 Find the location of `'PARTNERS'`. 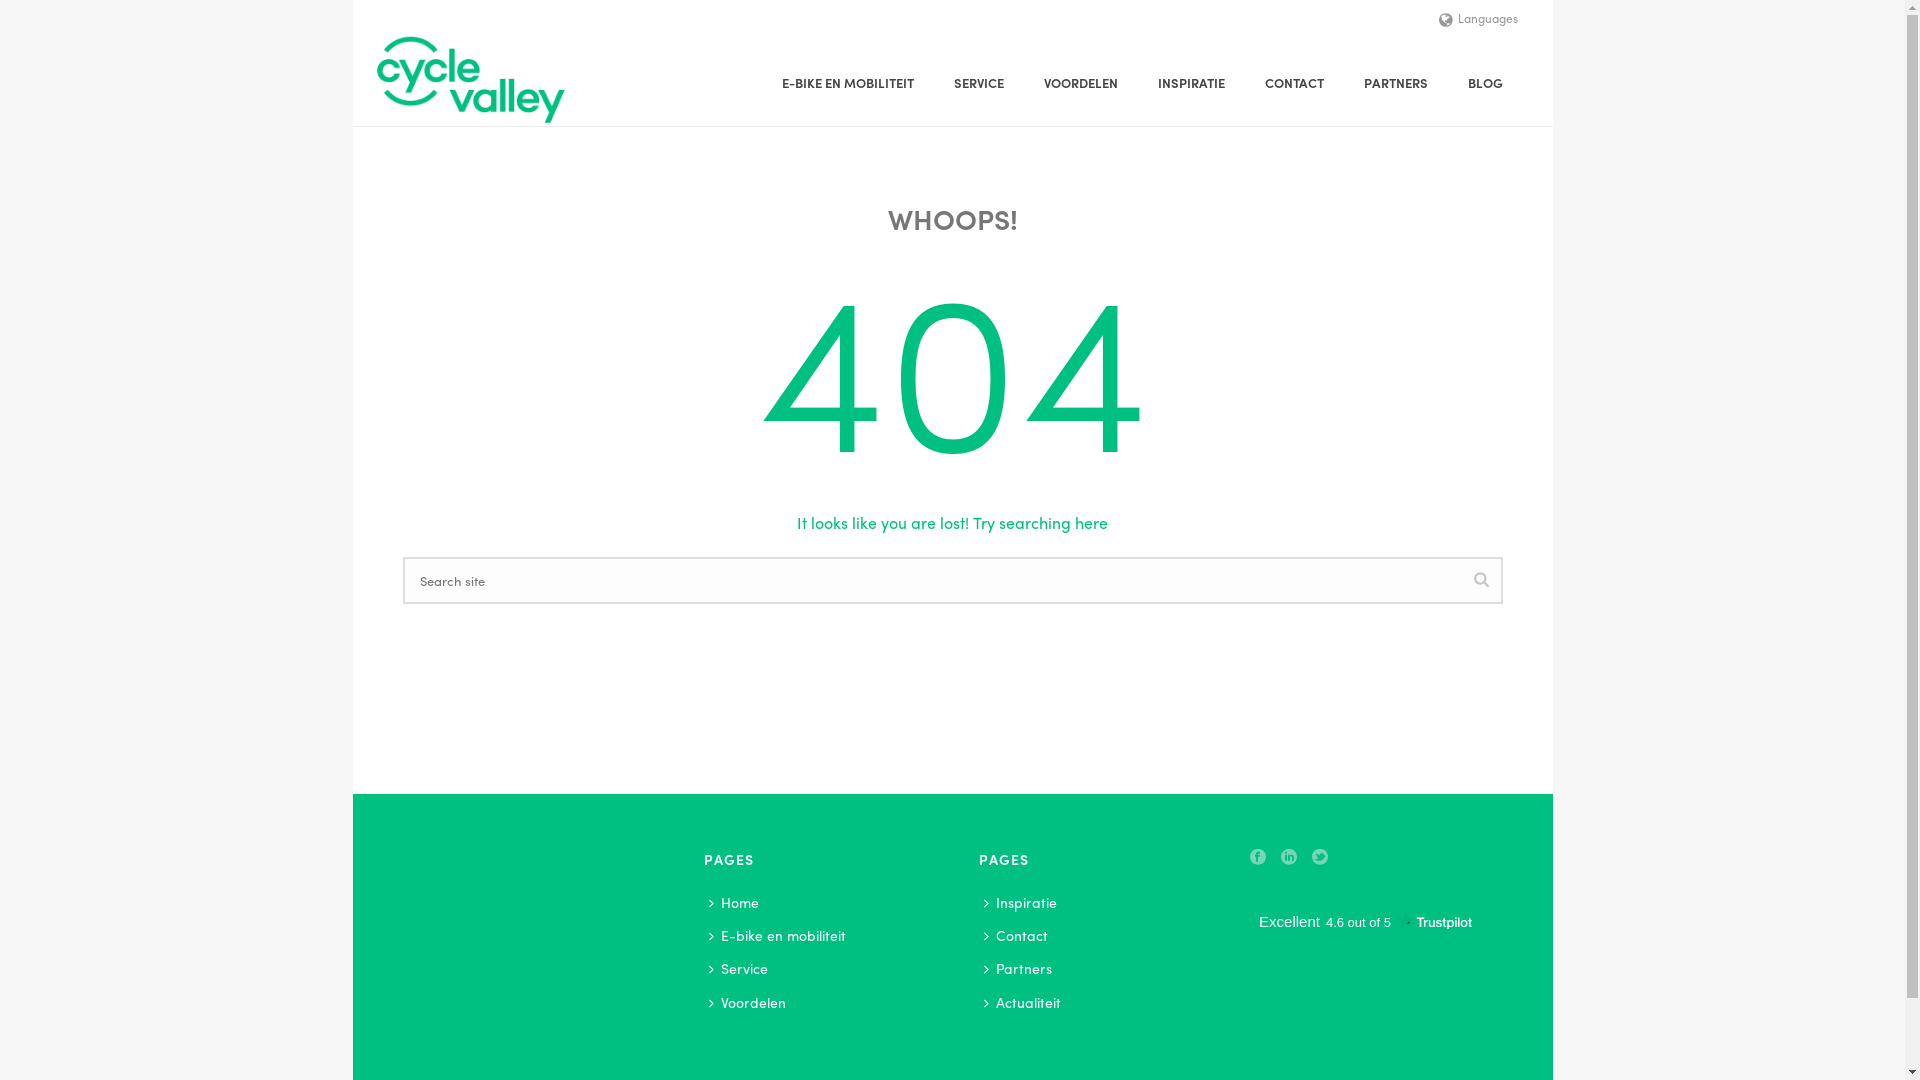

'PARTNERS' is located at coordinates (1395, 82).